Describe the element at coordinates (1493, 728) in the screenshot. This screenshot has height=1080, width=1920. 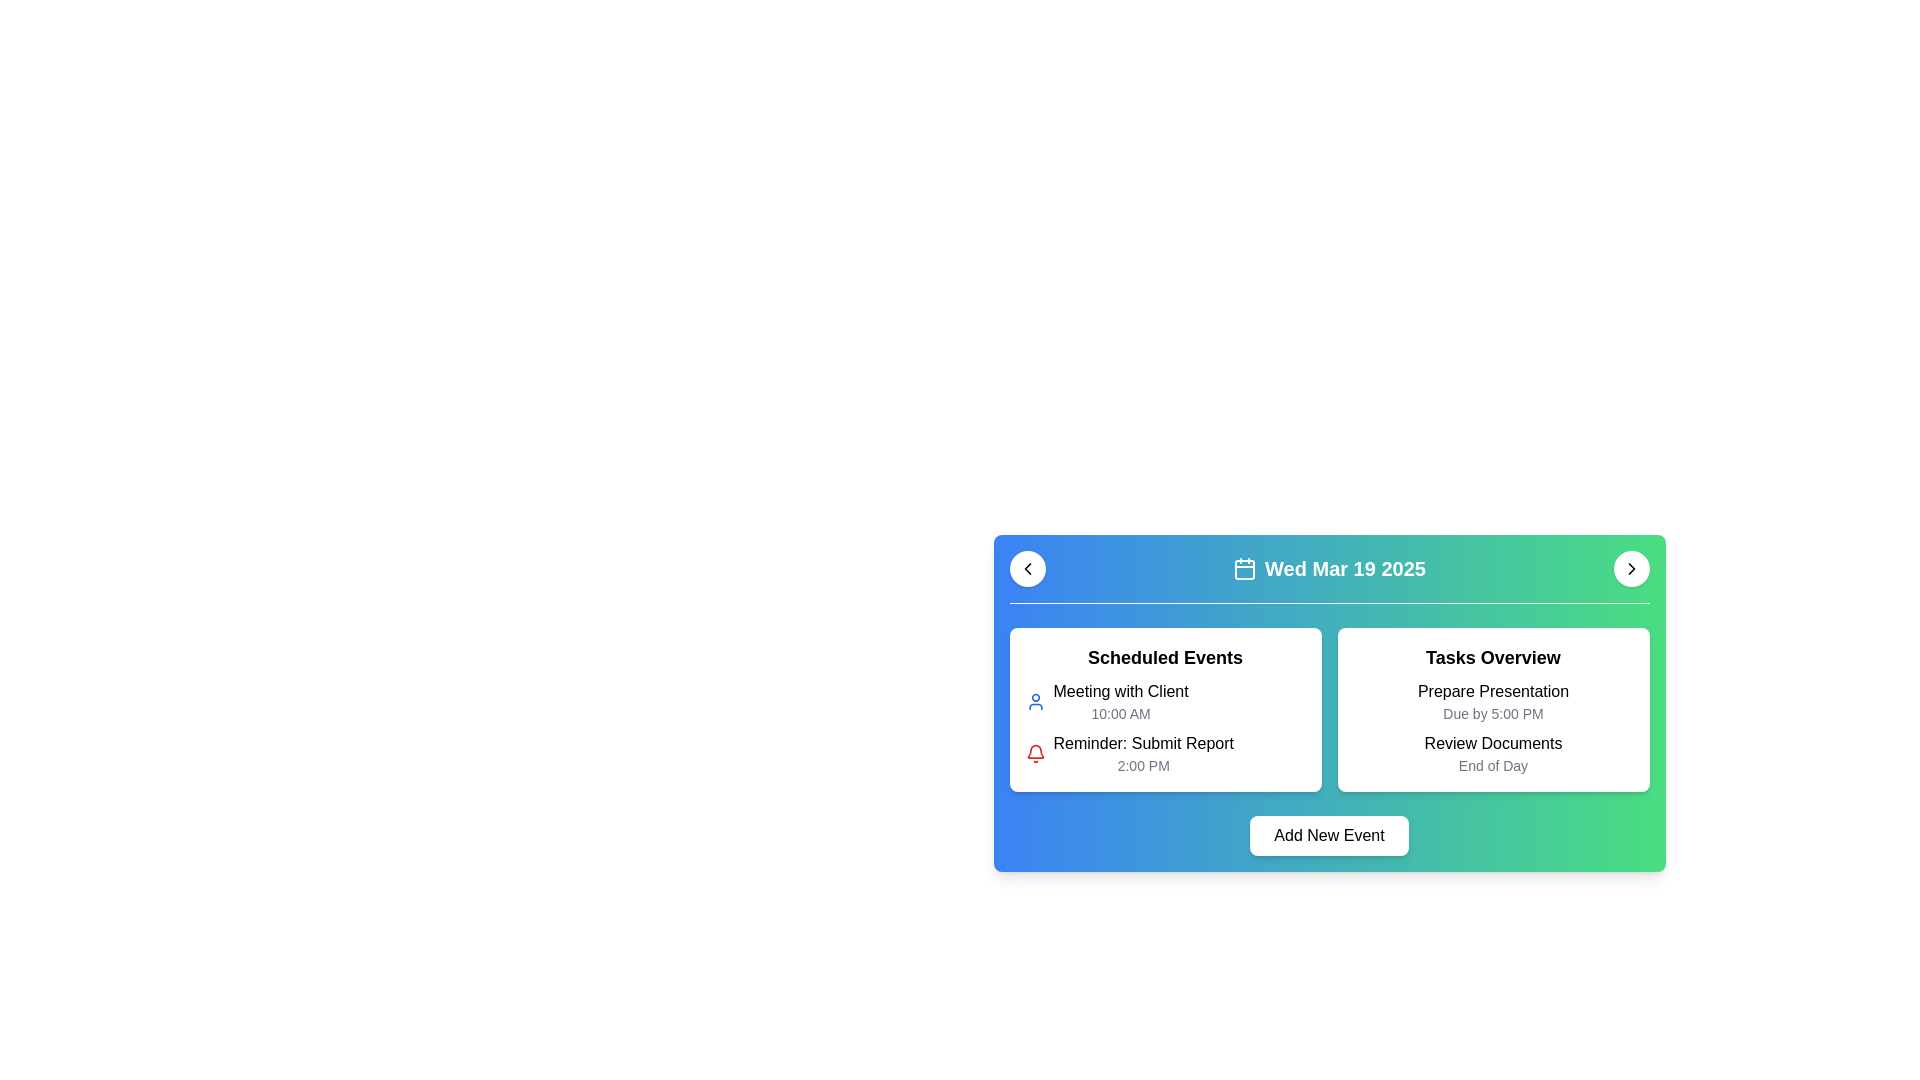
I see `the List with styled text items in the 'Tasks Overview' card, which displays tasks with their descriptions and deadlines` at that location.